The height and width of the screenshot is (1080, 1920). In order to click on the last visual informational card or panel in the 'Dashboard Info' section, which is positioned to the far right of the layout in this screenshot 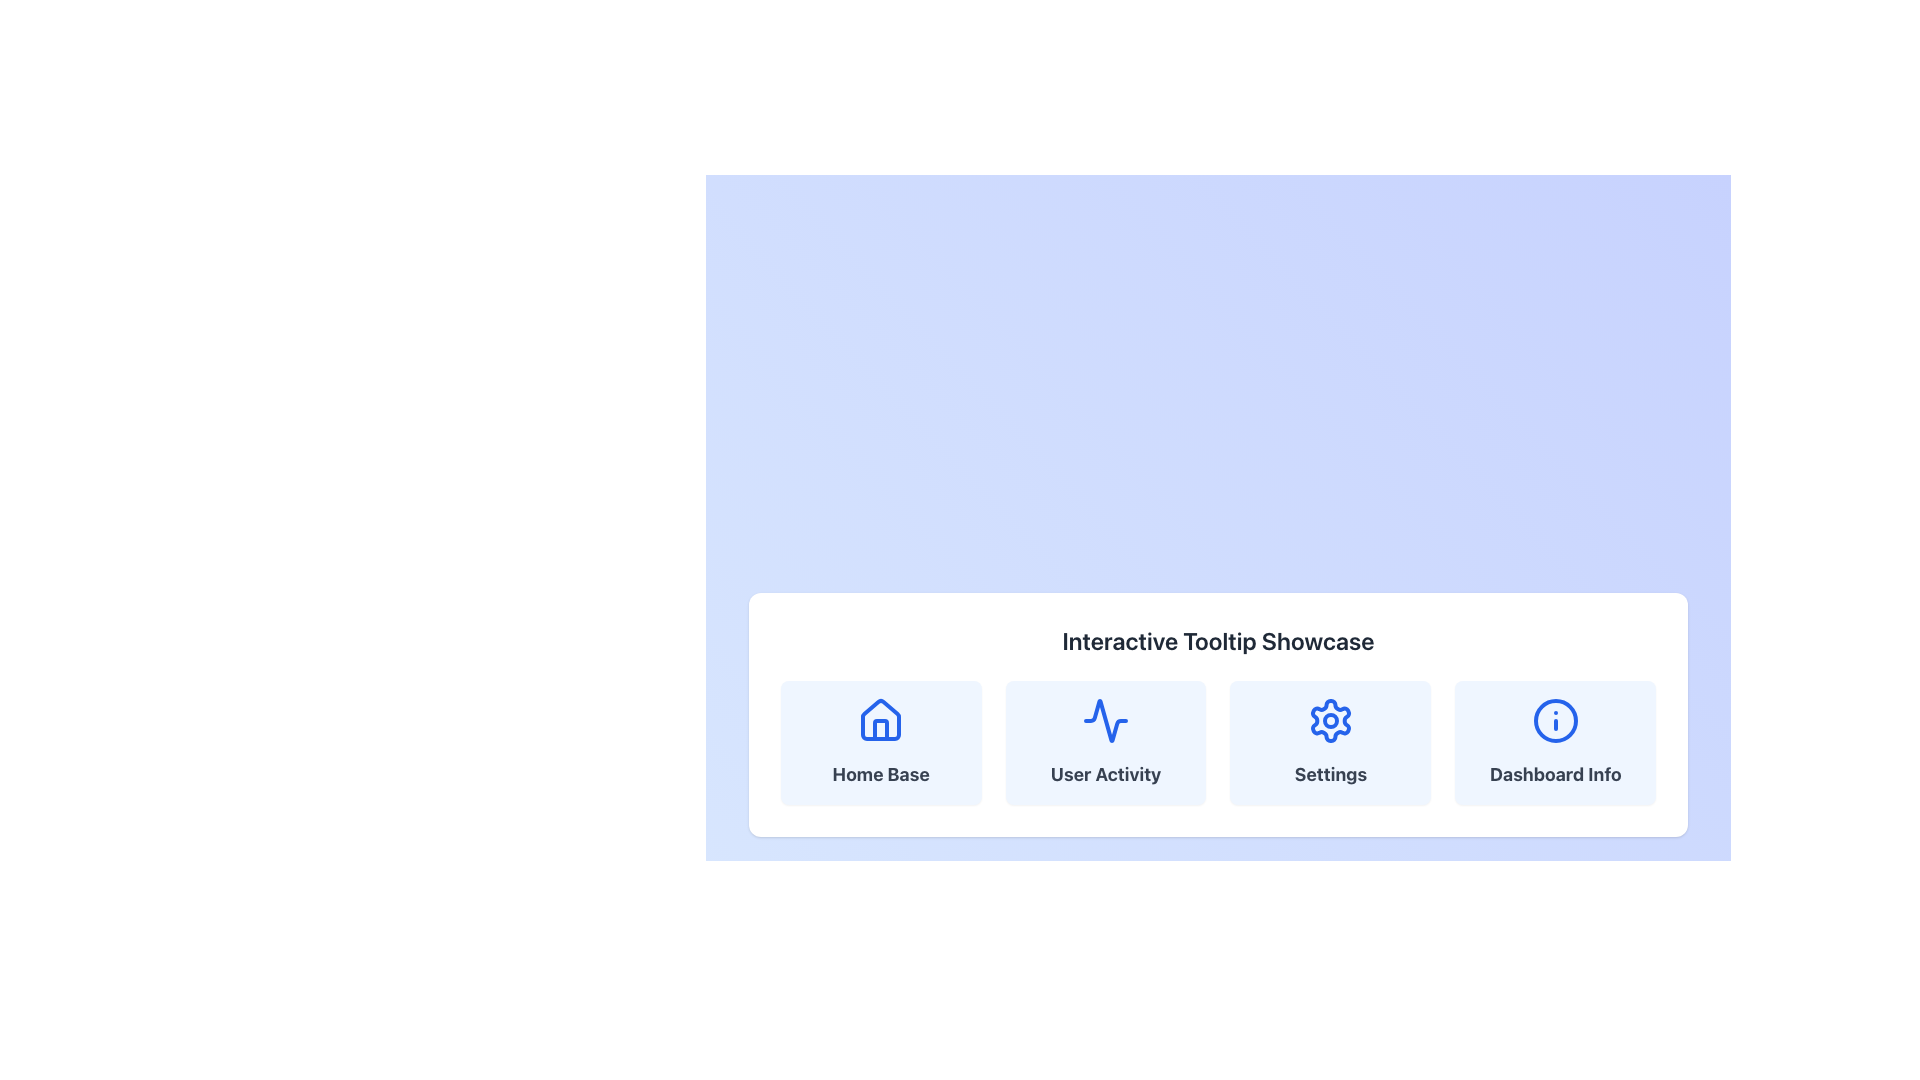, I will do `click(1554, 743)`.